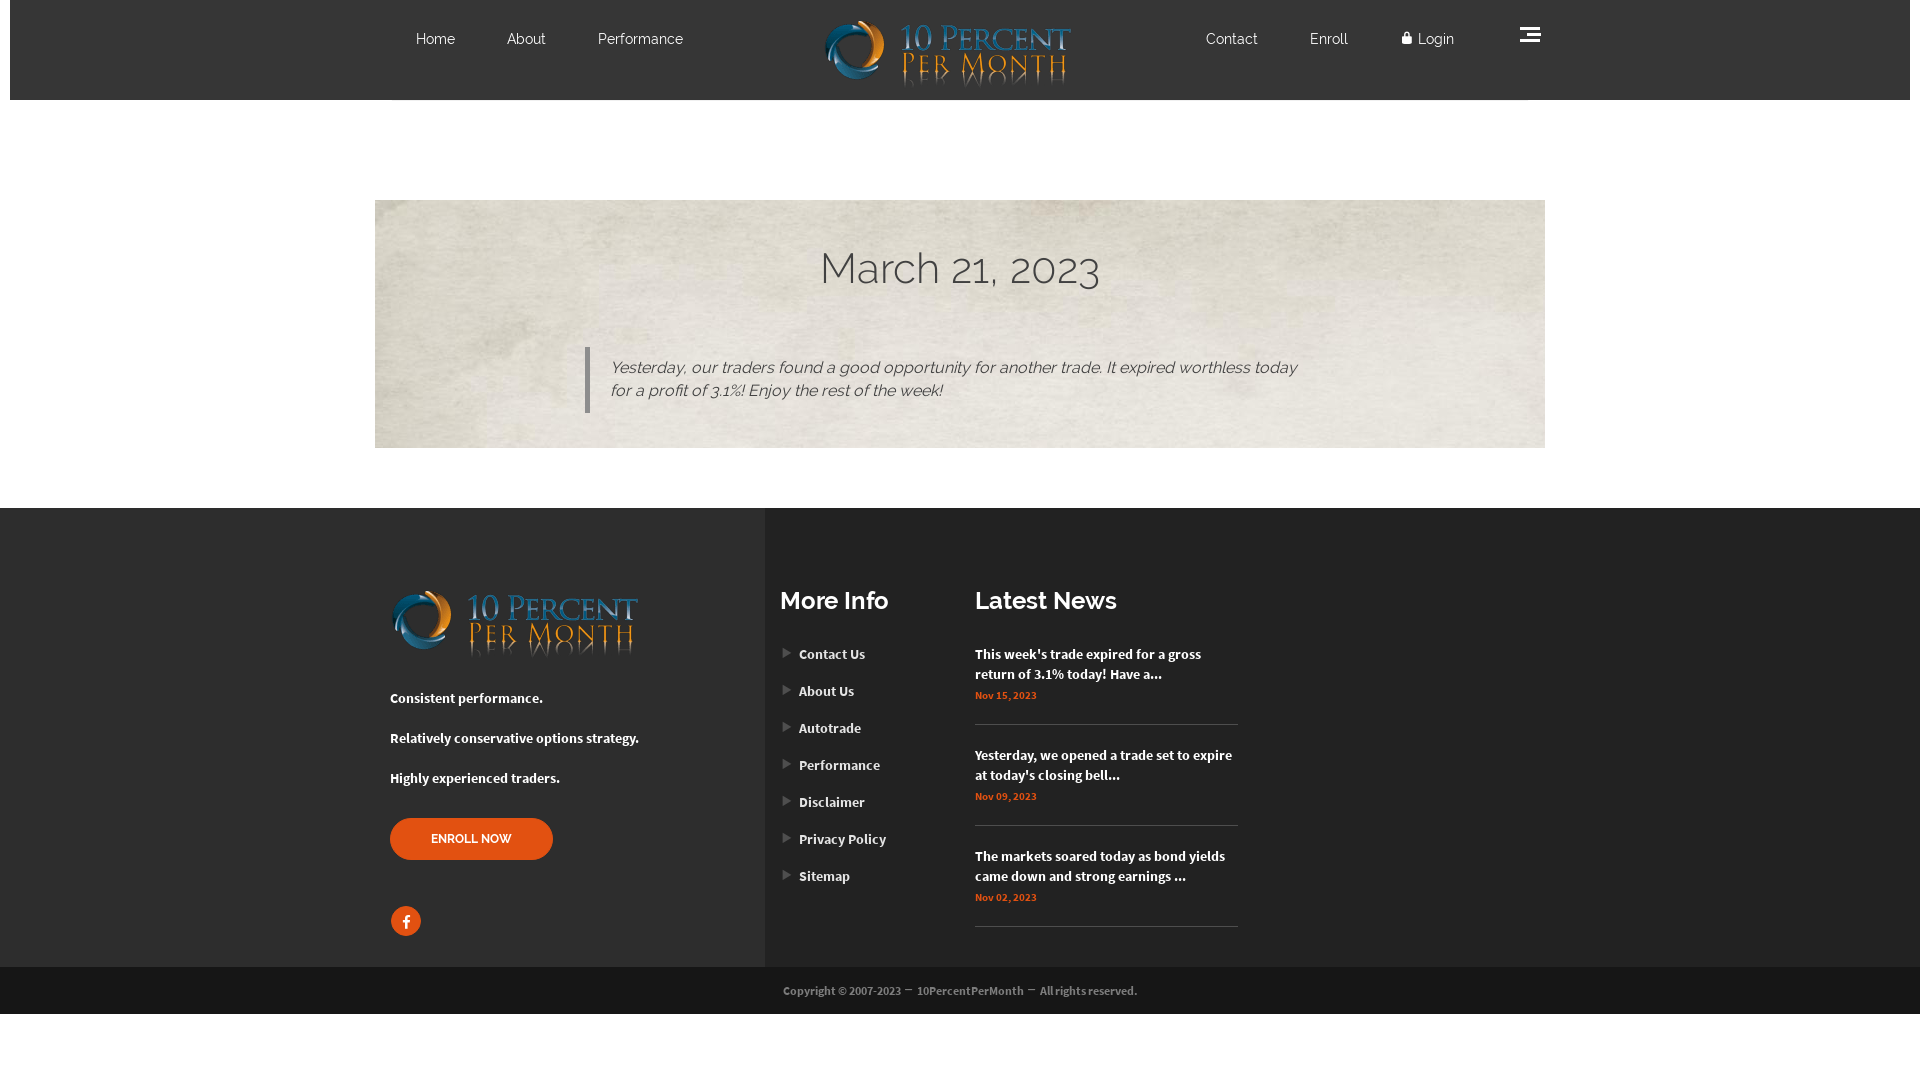 This screenshot has width=1920, height=1080. What do you see at coordinates (778, 839) in the screenshot?
I see `'Privacy Policy'` at bounding box center [778, 839].